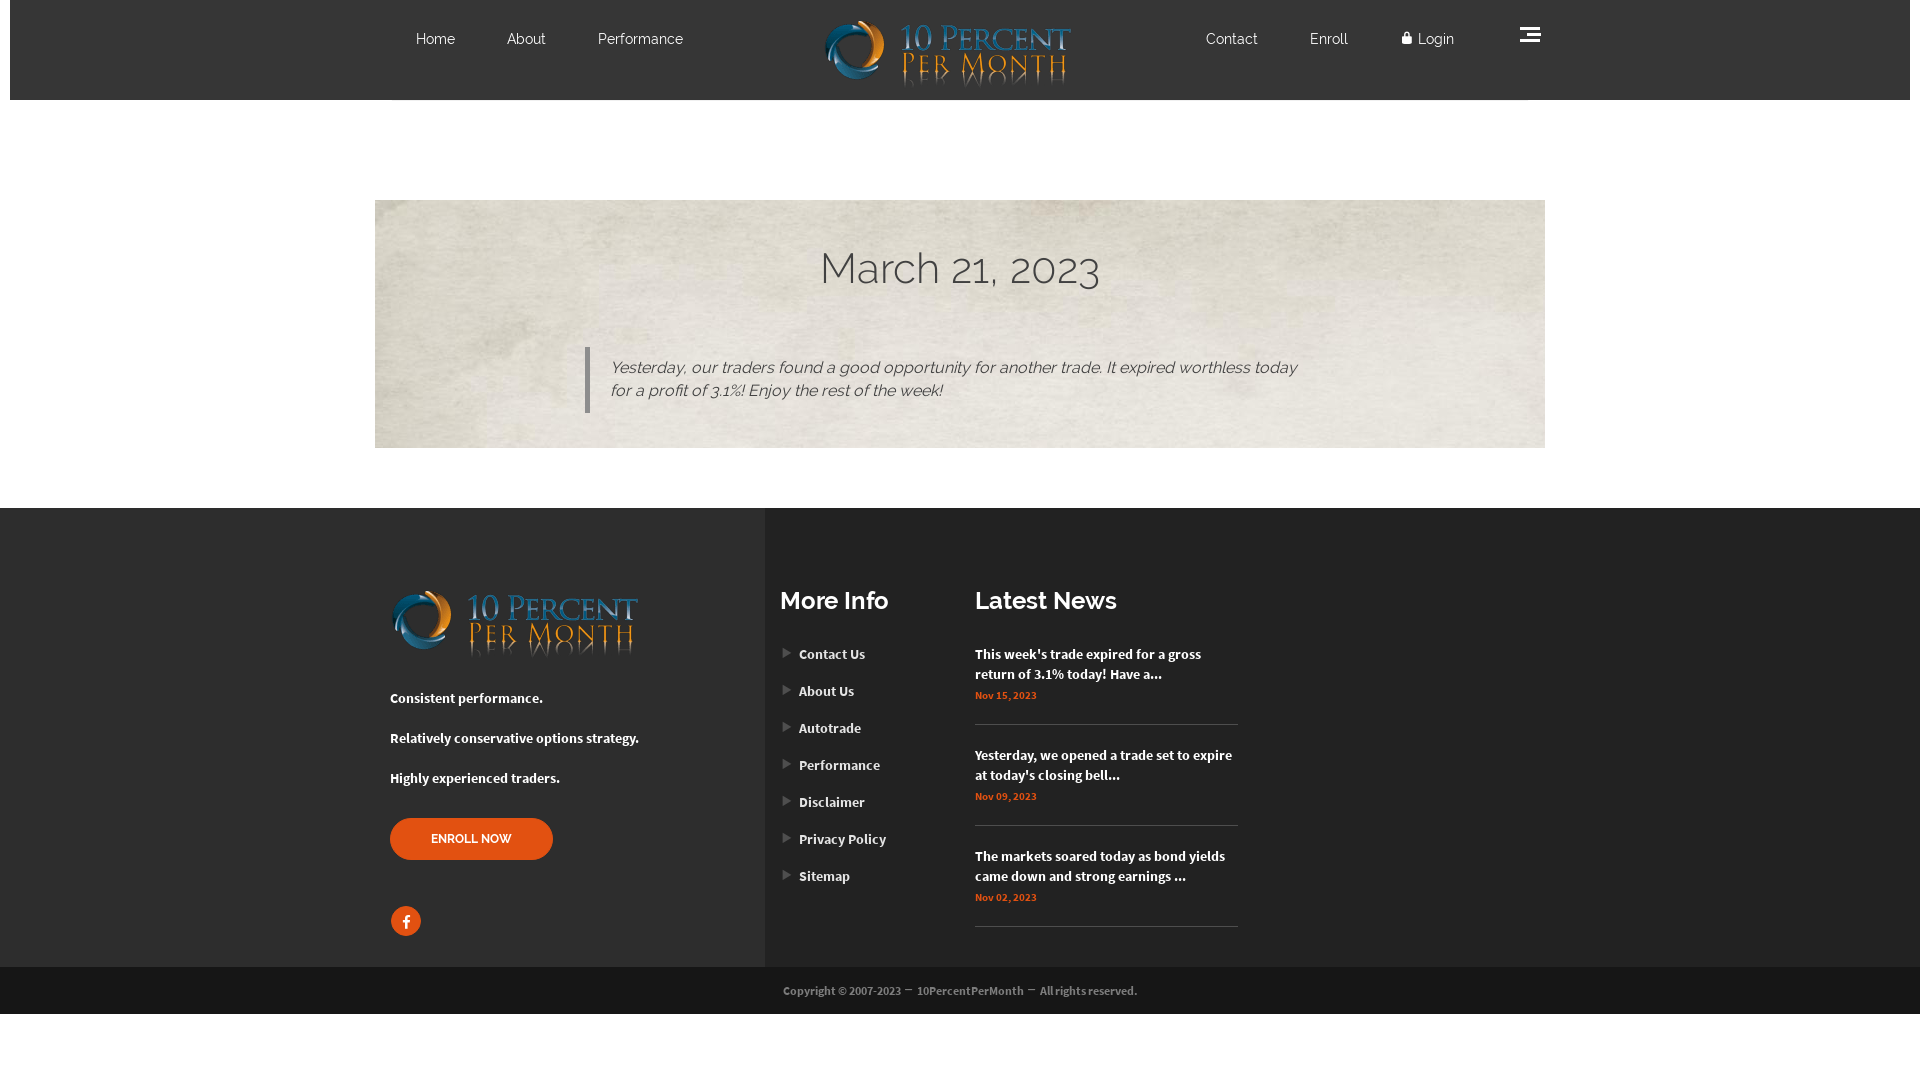 This screenshot has width=1920, height=1080. What do you see at coordinates (778, 839) in the screenshot?
I see `'Privacy Policy'` at bounding box center [778, 839].